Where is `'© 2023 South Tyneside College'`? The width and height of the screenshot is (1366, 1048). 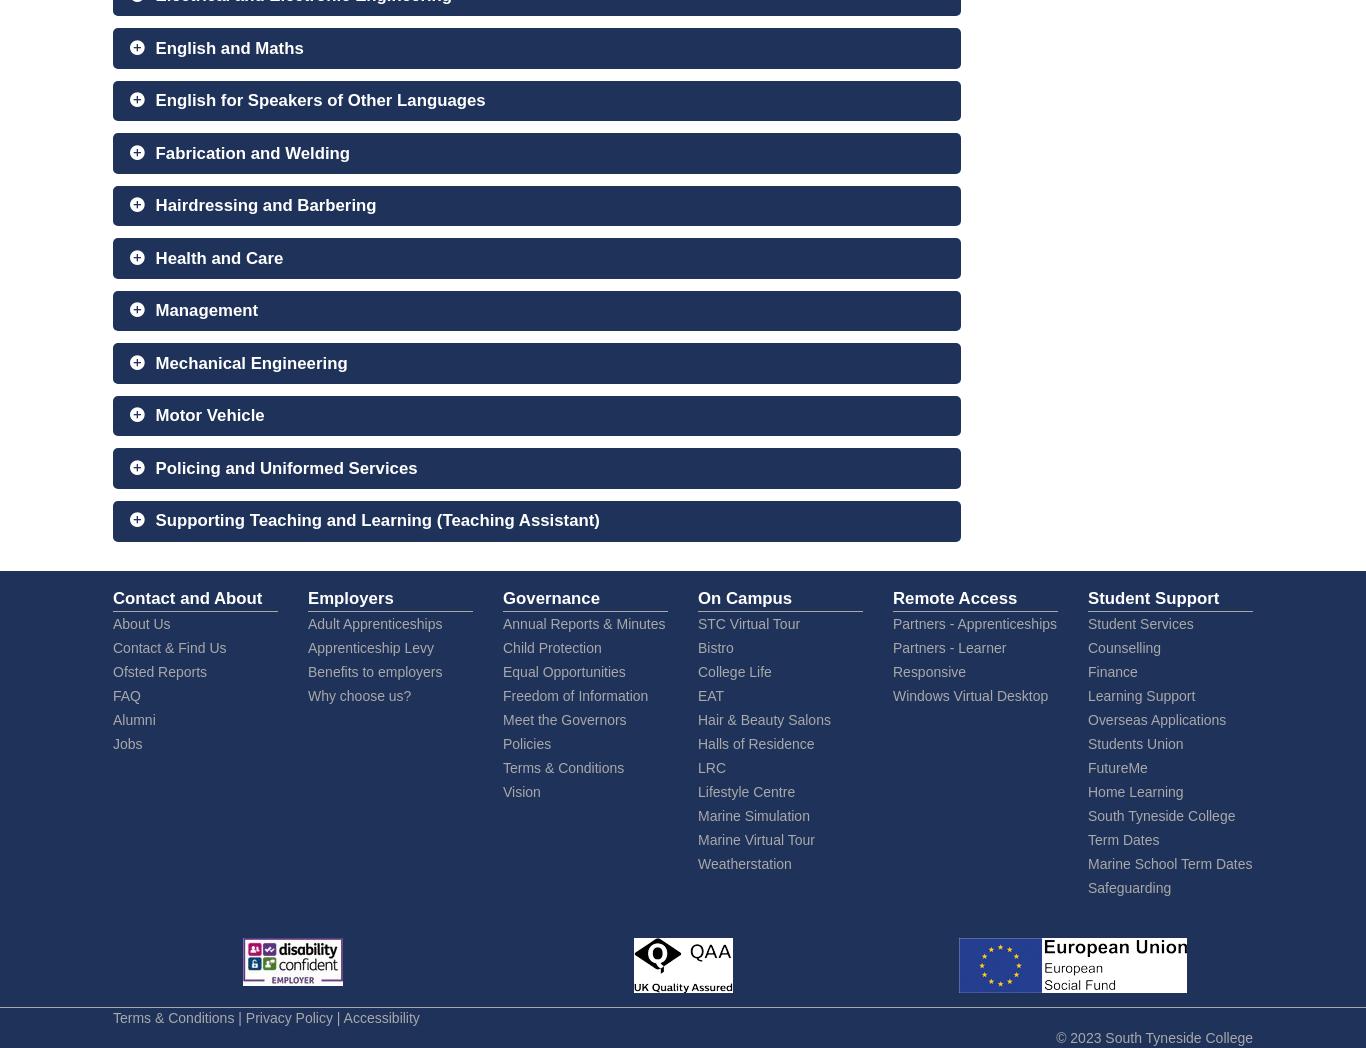 '© 2023 South Tyneside College' is located at coordinates (1154, 1036).